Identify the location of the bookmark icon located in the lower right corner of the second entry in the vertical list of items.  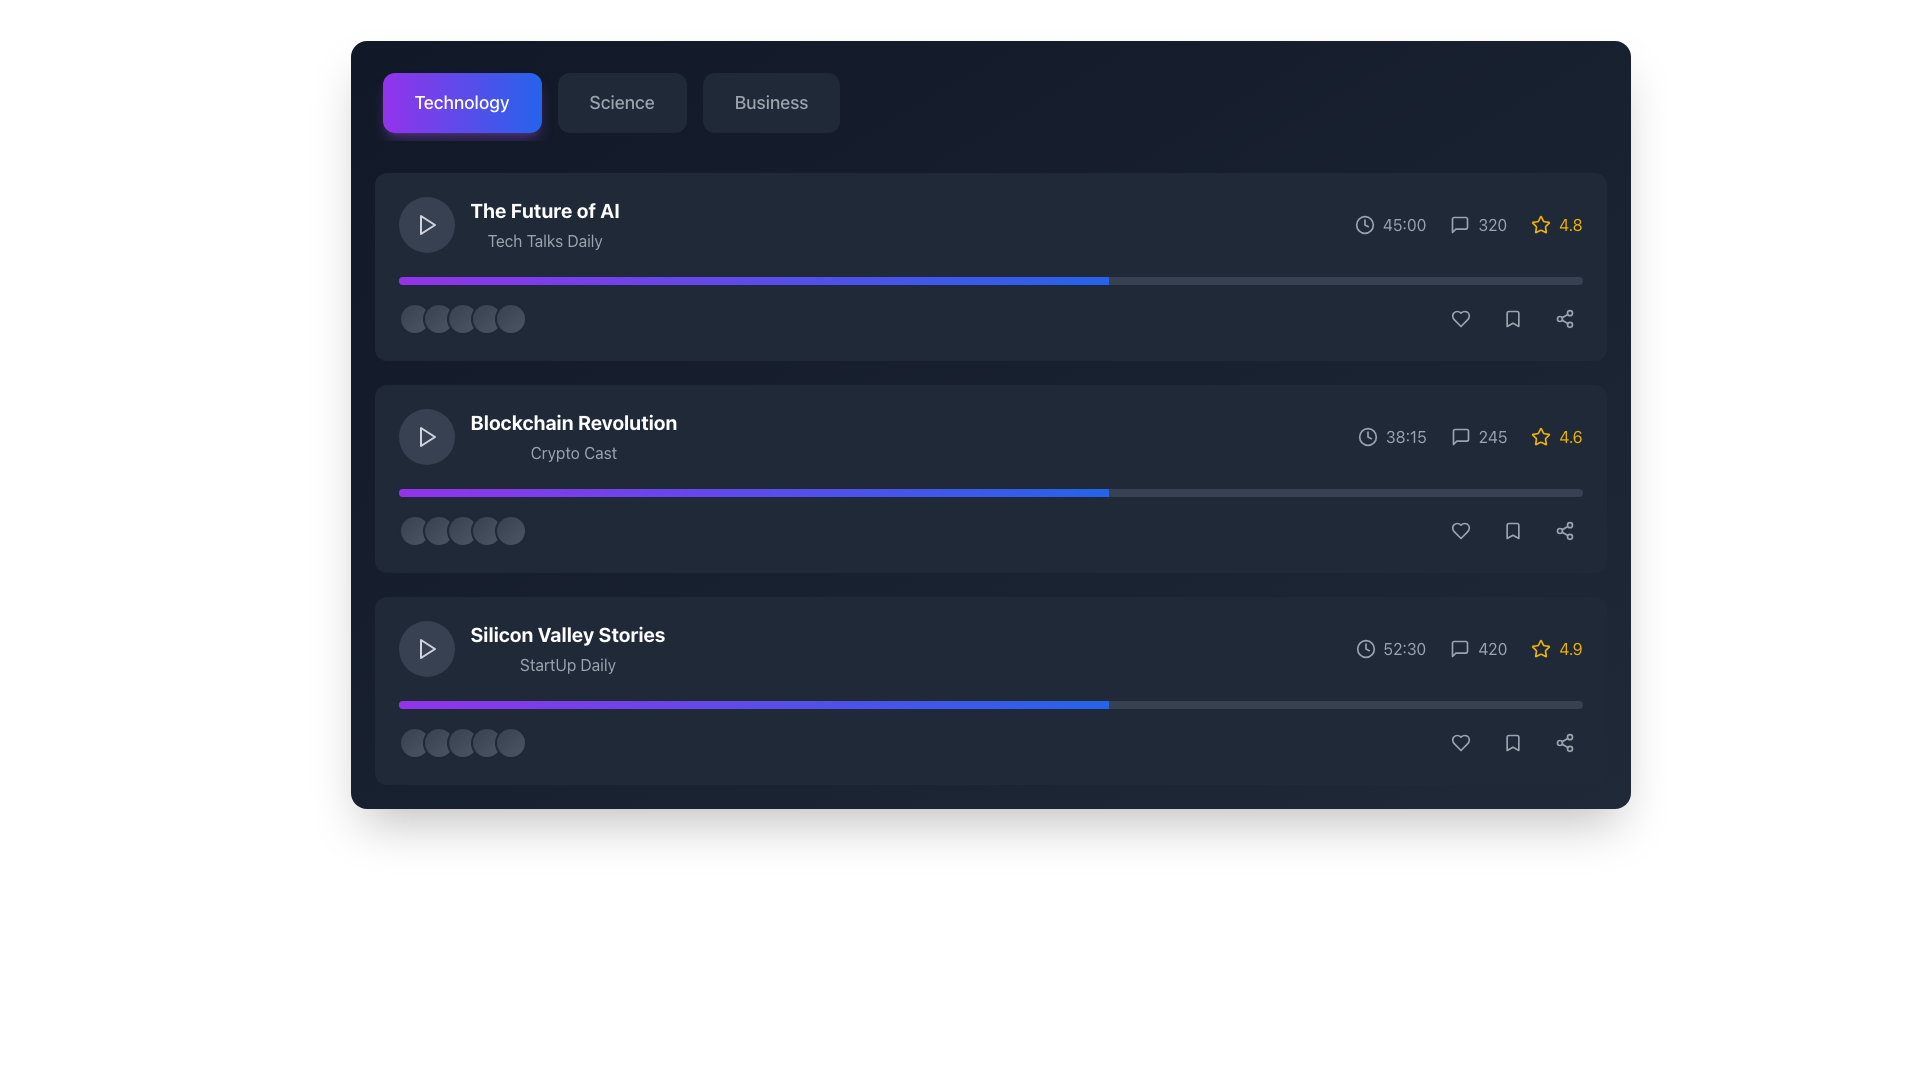
(1512, 530).